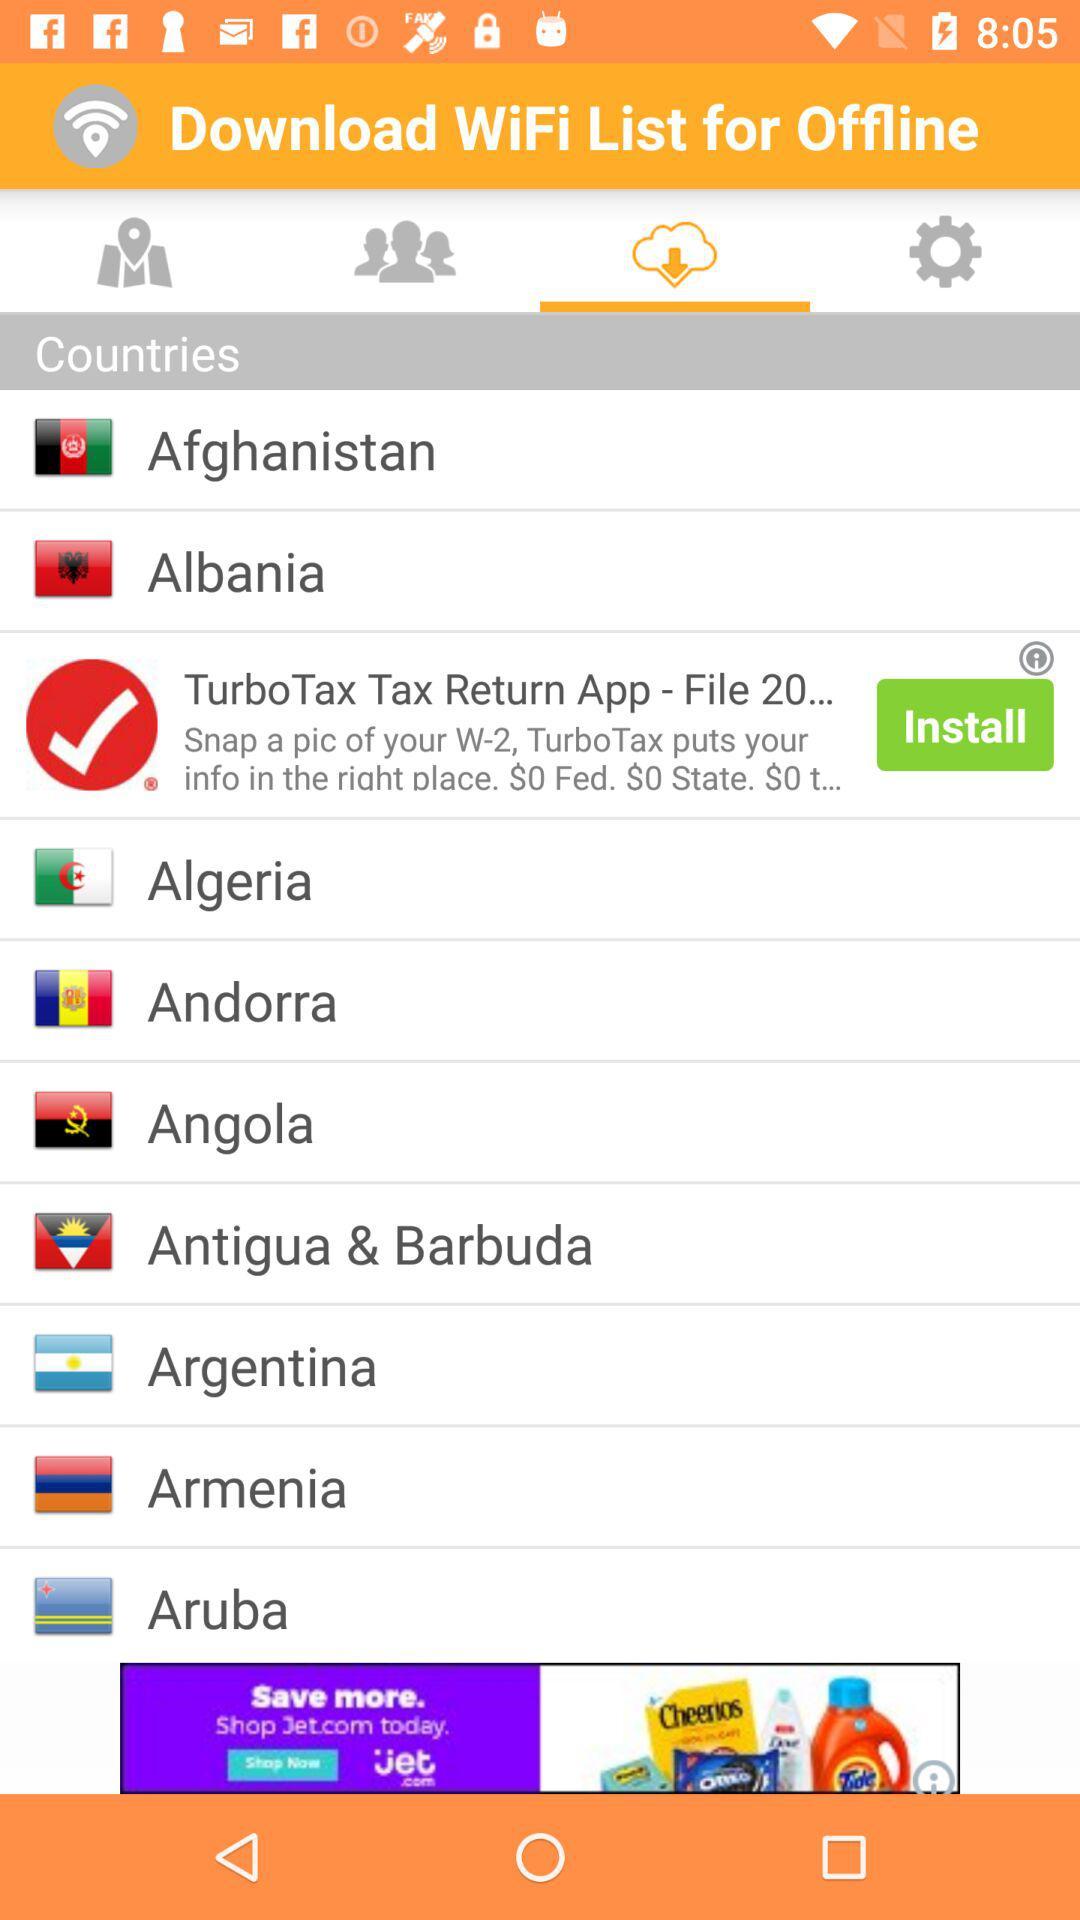 The image size is (1080, 1920). Describe the element at coordinates (516, 752) in the screenshot. I see `snap a pic item` at that location.